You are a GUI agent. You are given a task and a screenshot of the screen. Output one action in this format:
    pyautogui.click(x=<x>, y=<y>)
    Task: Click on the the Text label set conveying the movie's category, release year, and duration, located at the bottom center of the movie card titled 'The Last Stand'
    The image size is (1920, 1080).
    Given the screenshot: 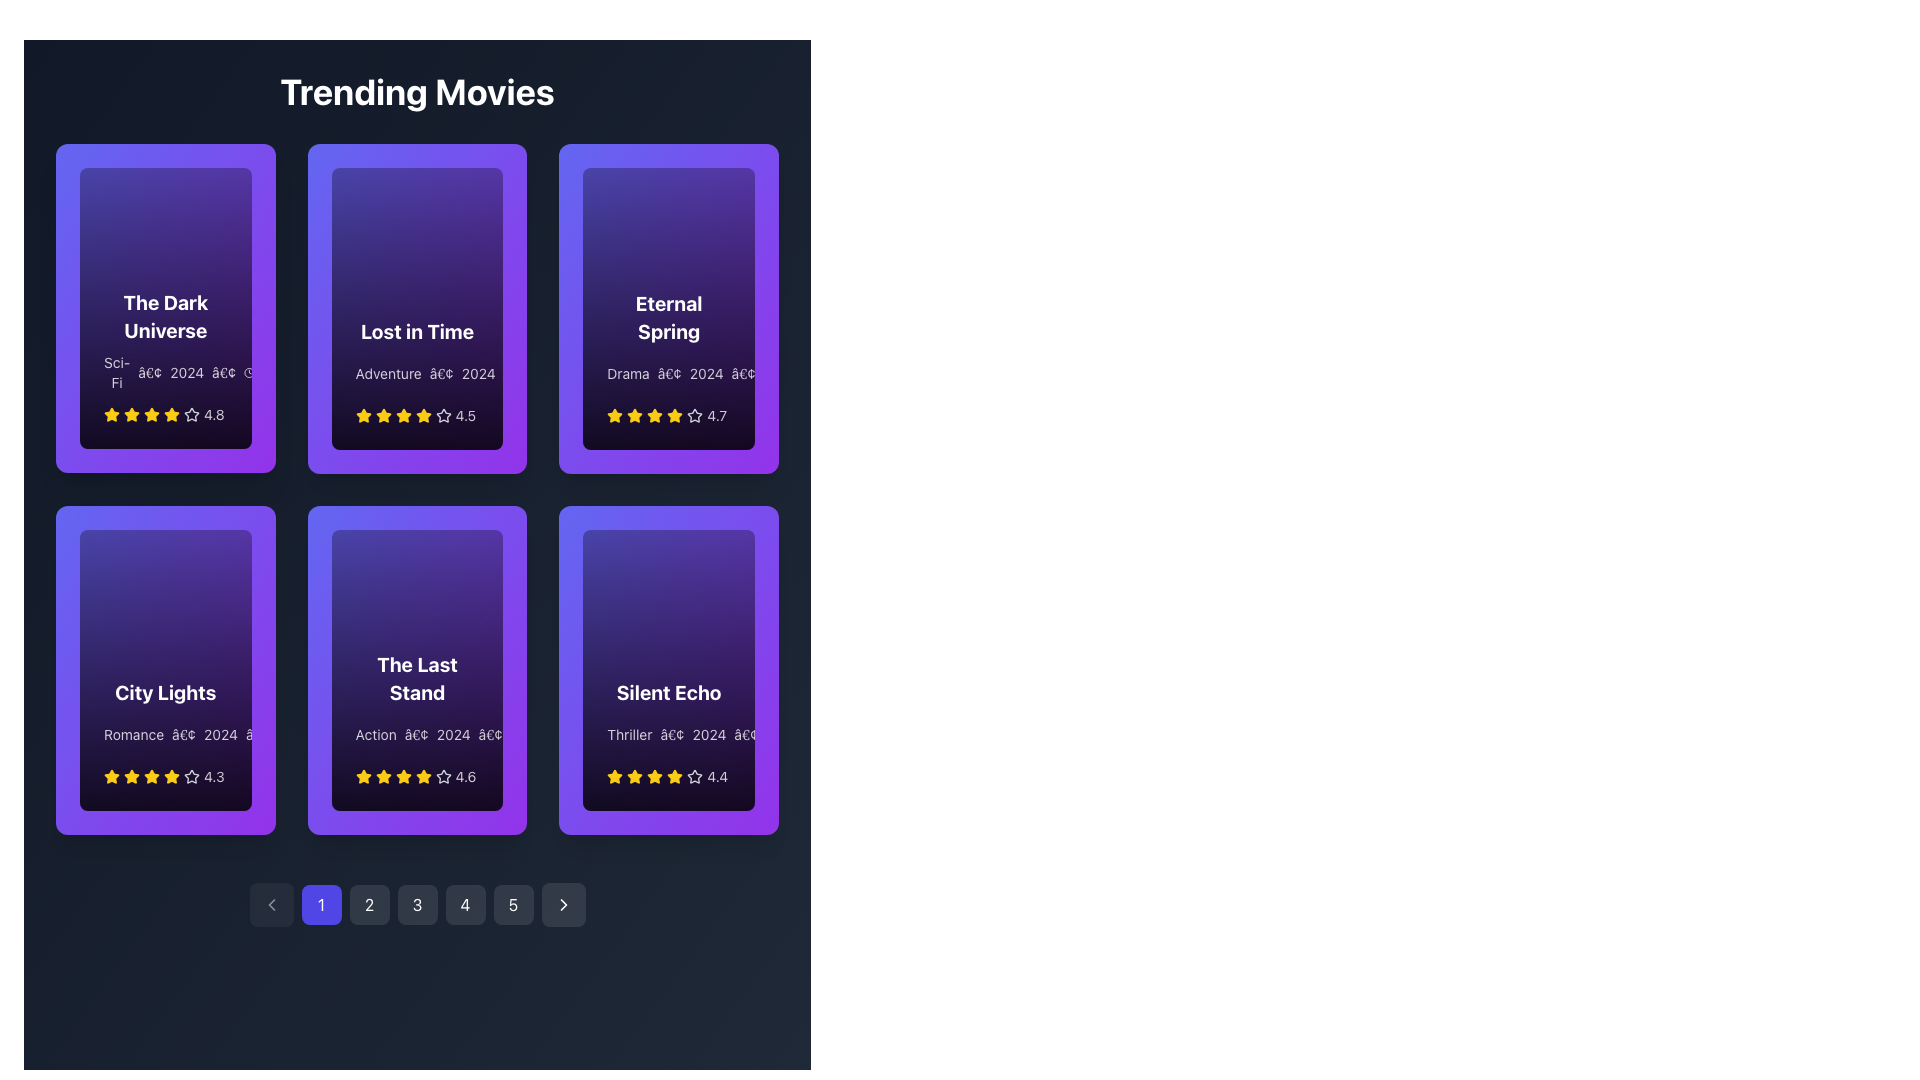 What is the action you would take?
    pyautogui.click(x=416, y=735)
    